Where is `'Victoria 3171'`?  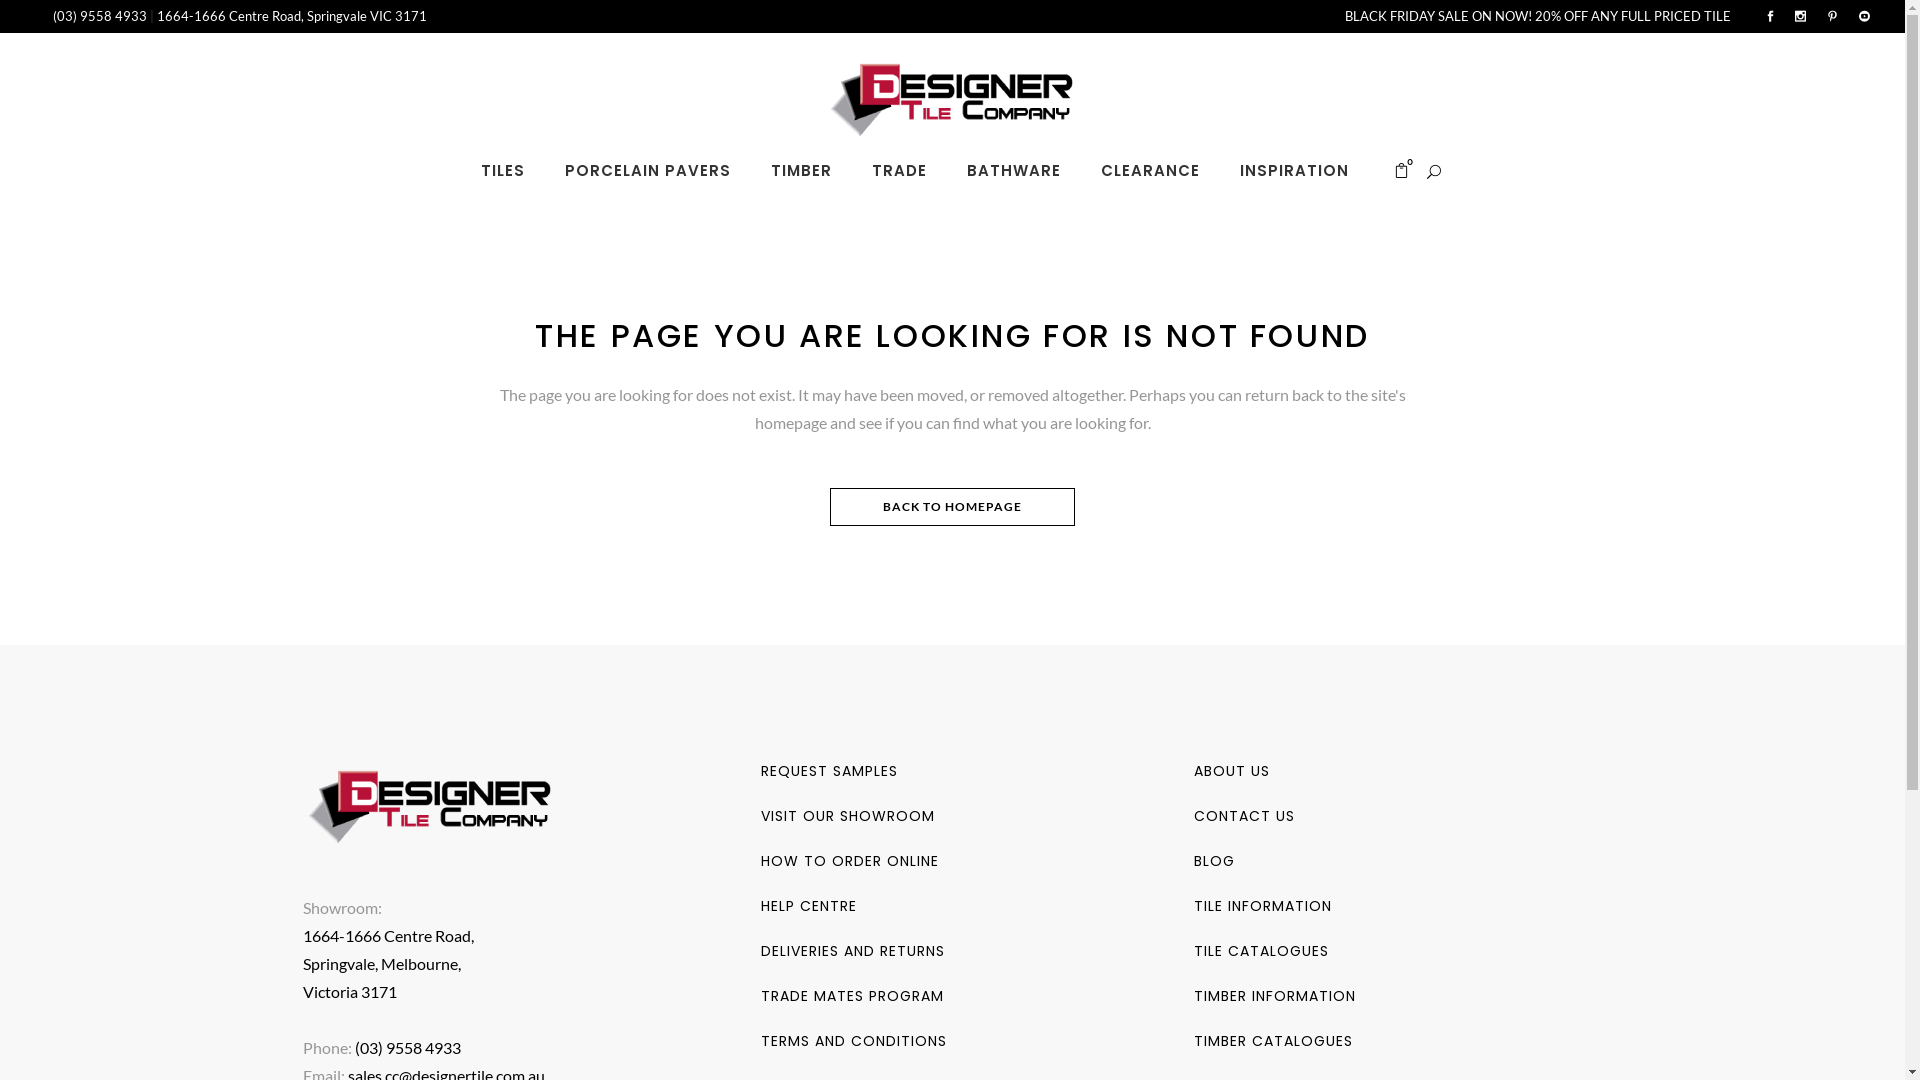 'Victoria 3171' is located at coordinates (349, 991).